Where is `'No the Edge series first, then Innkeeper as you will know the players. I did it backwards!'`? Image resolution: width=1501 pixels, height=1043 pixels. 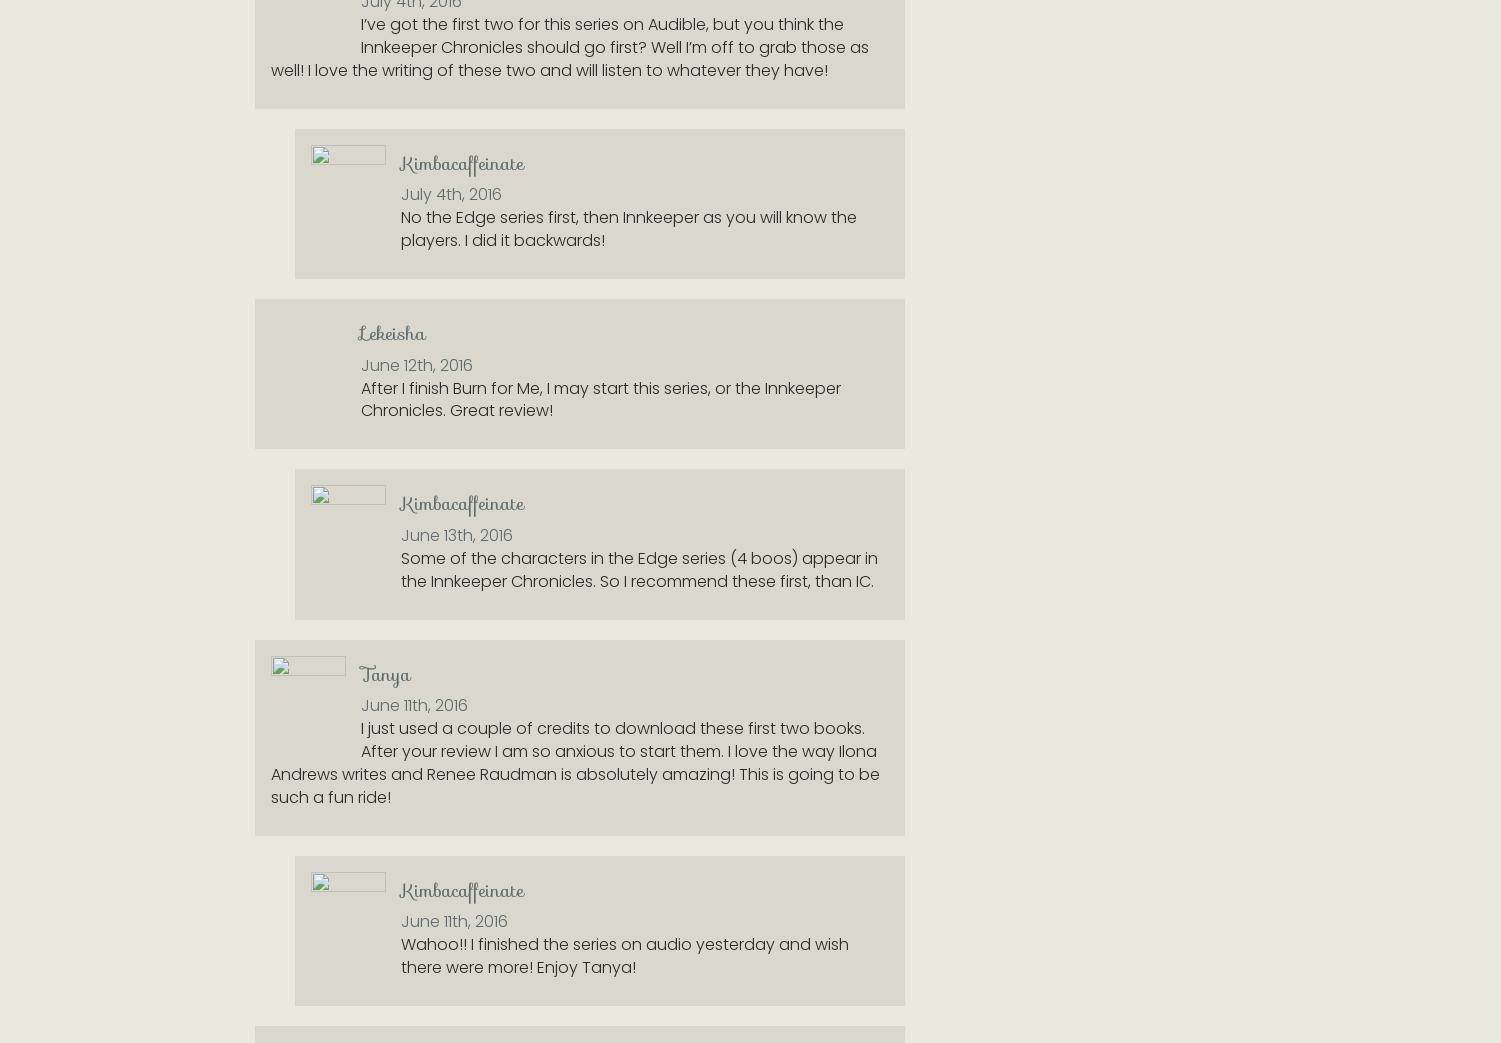
'No the Edge series first, then Innkeeper as you will know the players. I did it backwards!' is located at coordinates (628, 229).